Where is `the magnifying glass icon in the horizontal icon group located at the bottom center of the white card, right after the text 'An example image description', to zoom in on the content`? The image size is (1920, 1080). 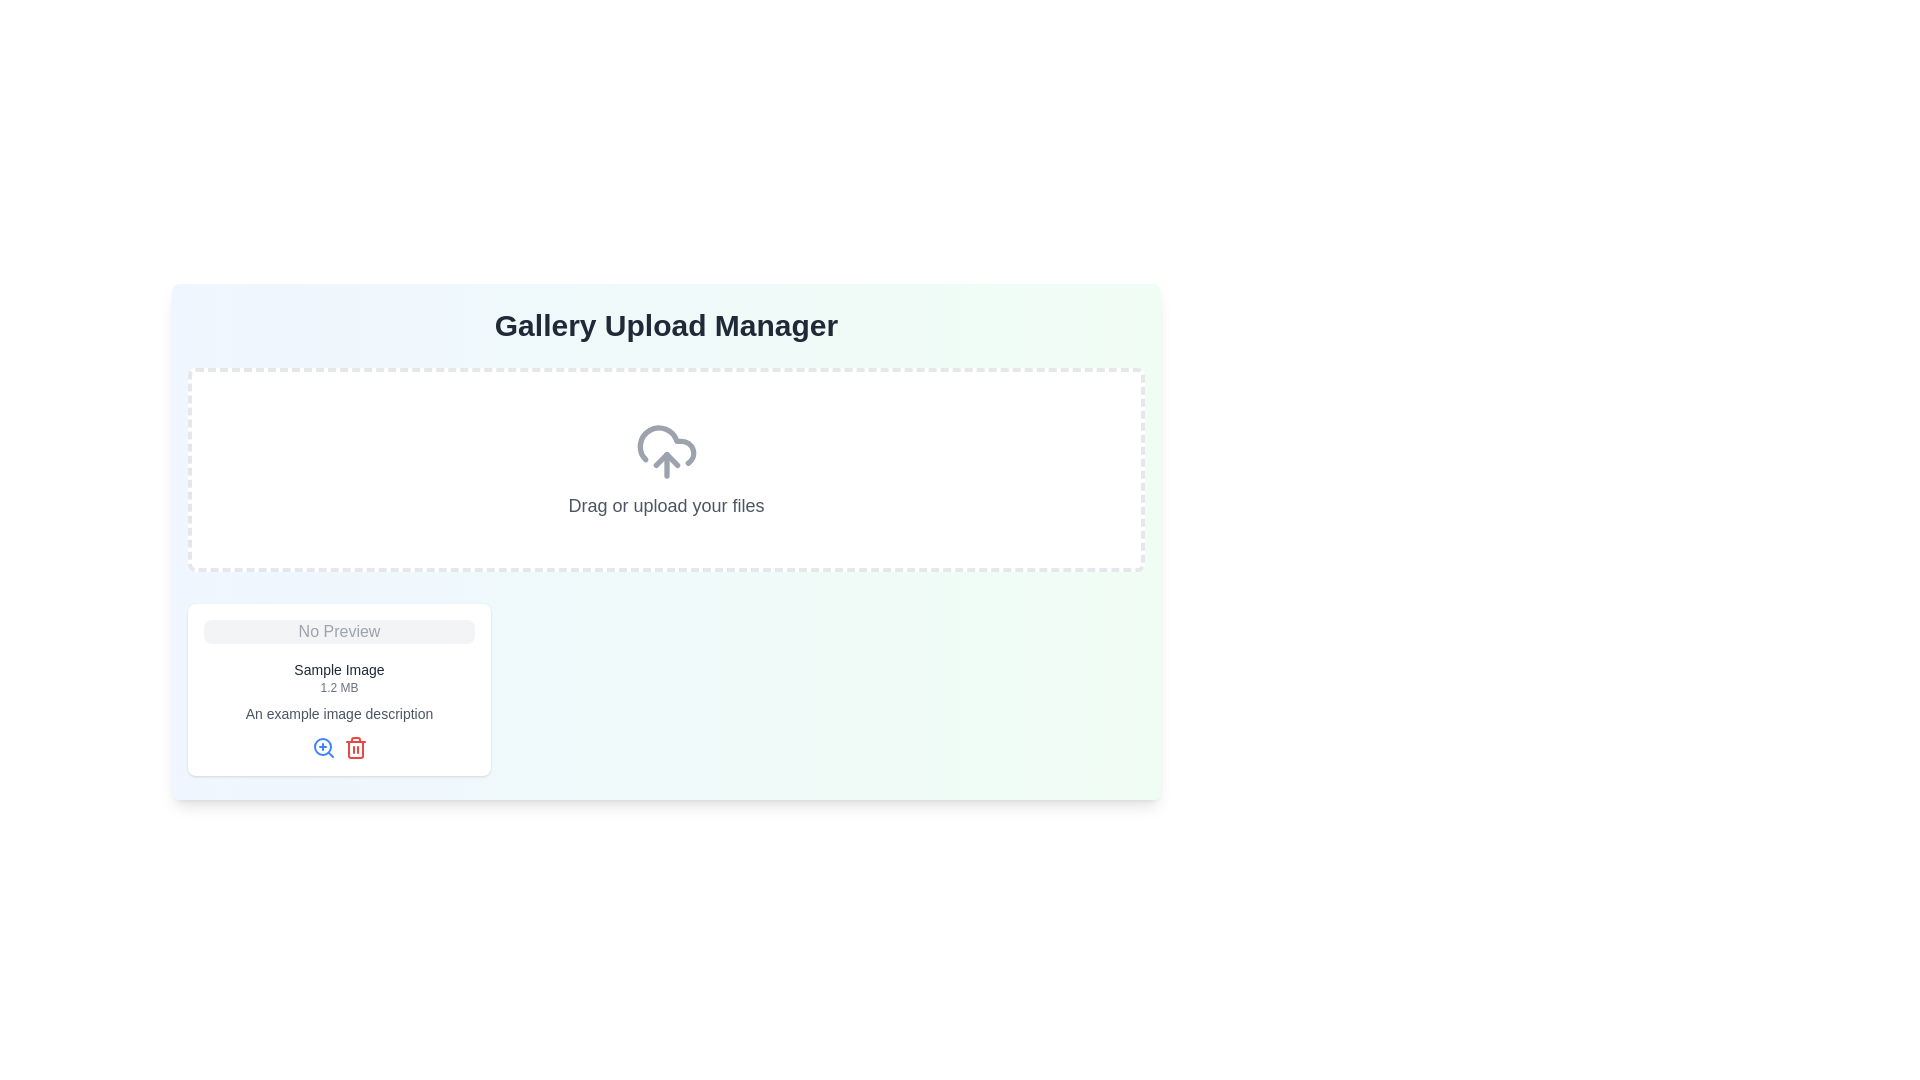
the magnifying glass icon in the horizontal icon group located at the bottom center of the white card, right after the text 'An example image description', to zoom in on the content is located at coordinates (339, 748).